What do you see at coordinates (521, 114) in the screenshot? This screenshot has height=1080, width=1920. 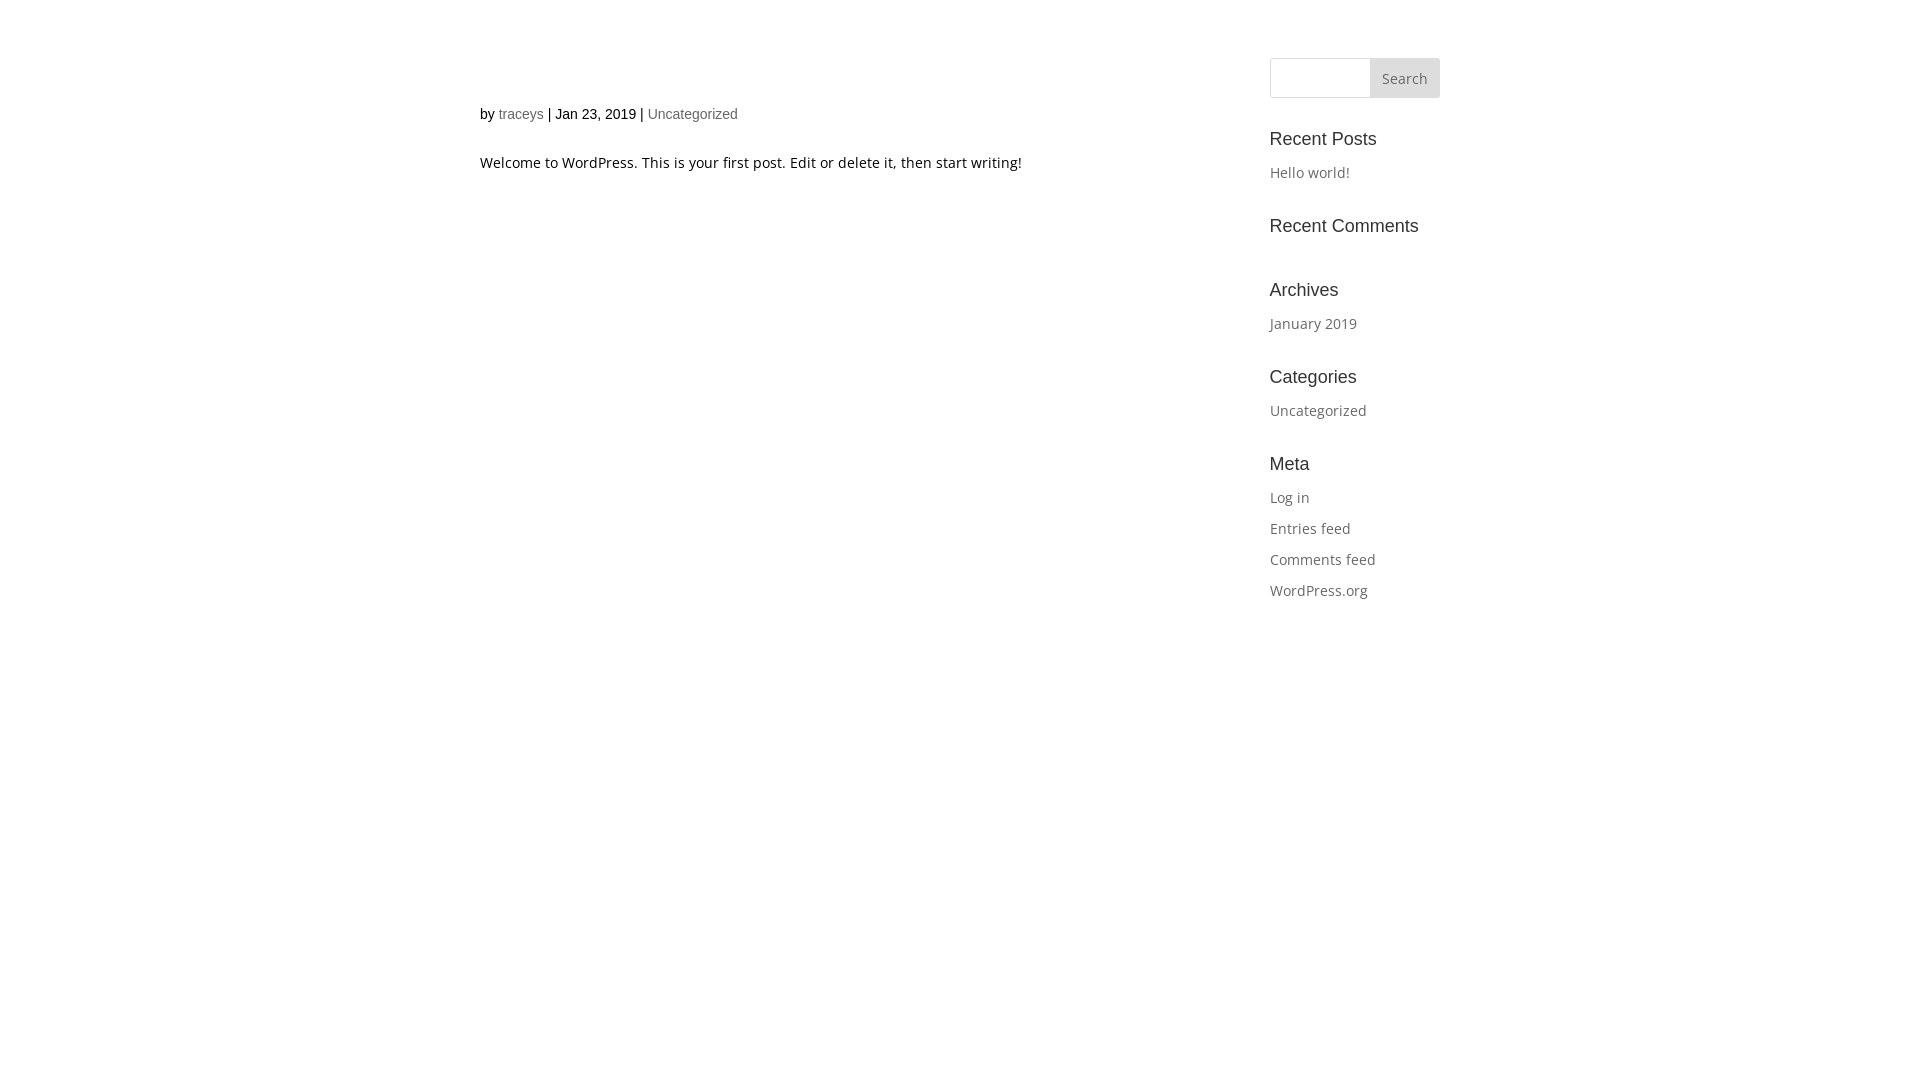 I see `'traceys'` at bounding box center [521, 114].